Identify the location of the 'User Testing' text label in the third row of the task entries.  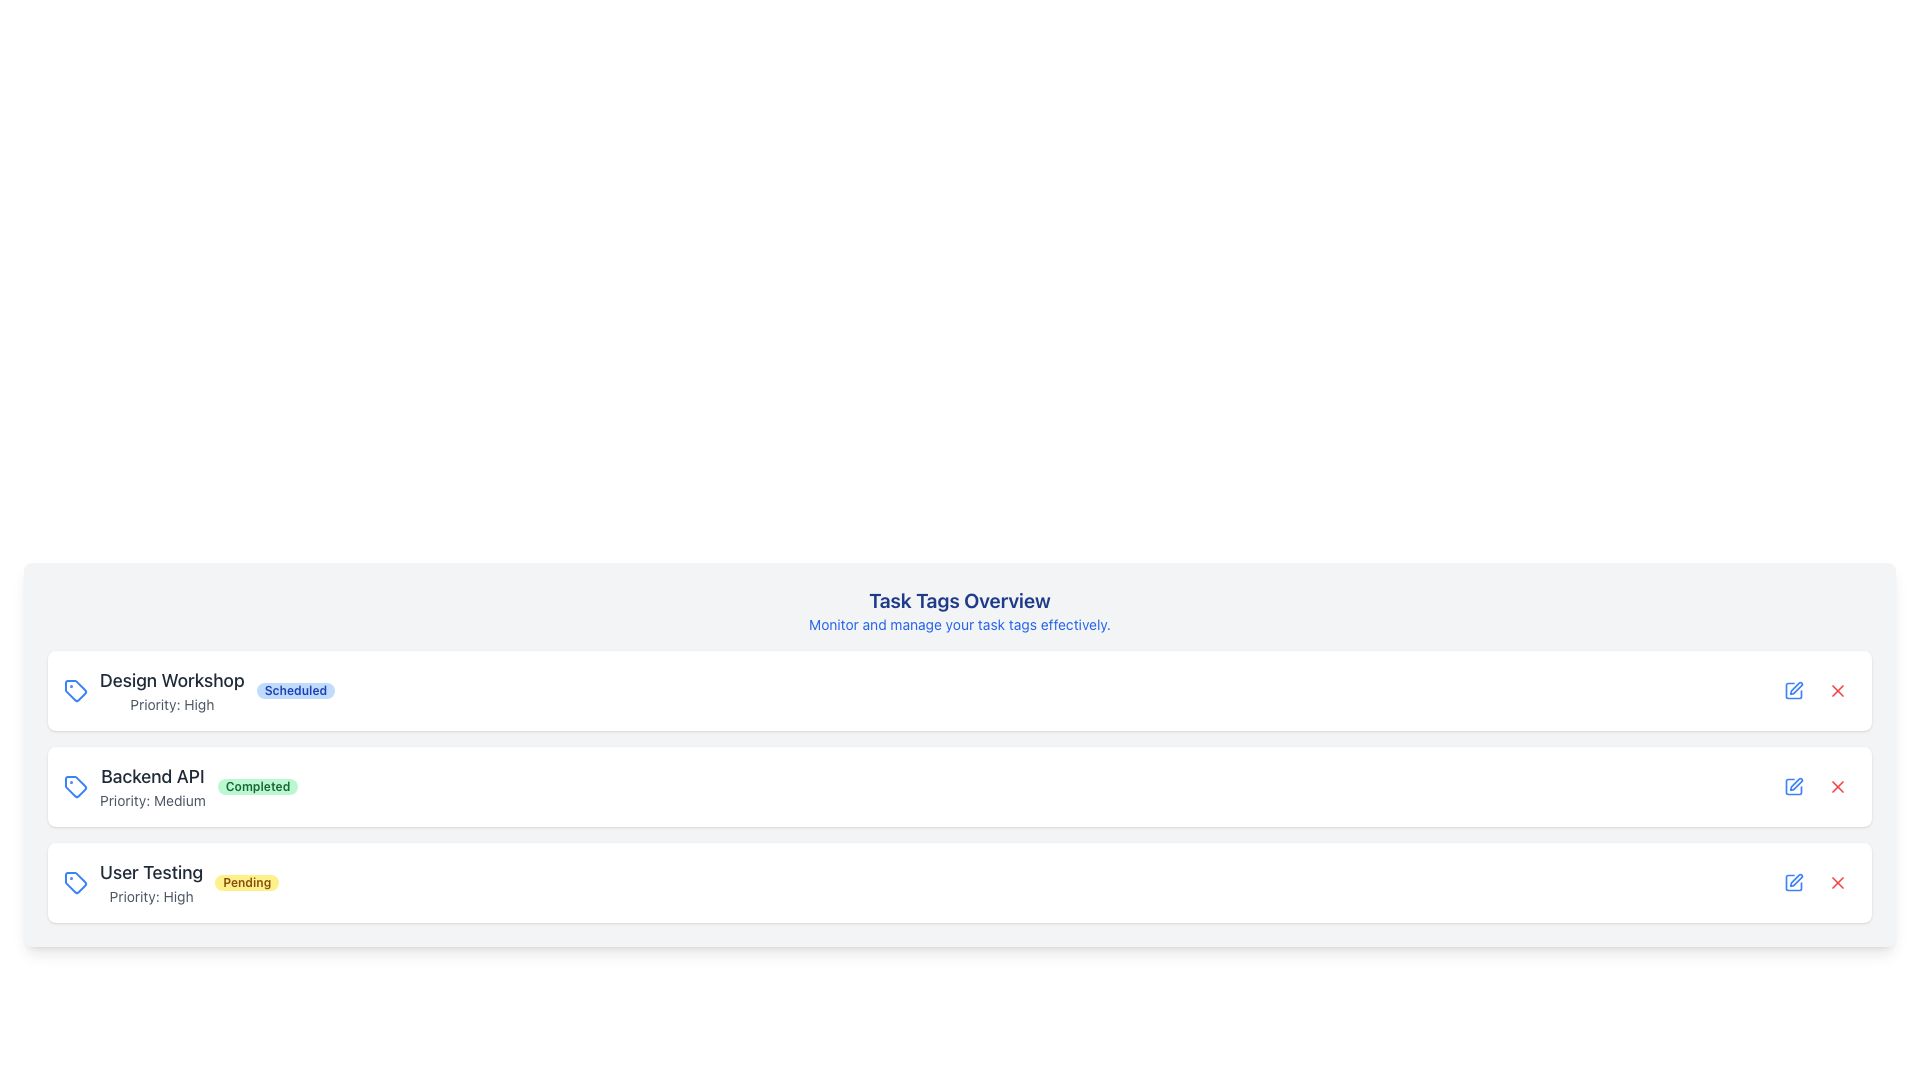
(150, 871).